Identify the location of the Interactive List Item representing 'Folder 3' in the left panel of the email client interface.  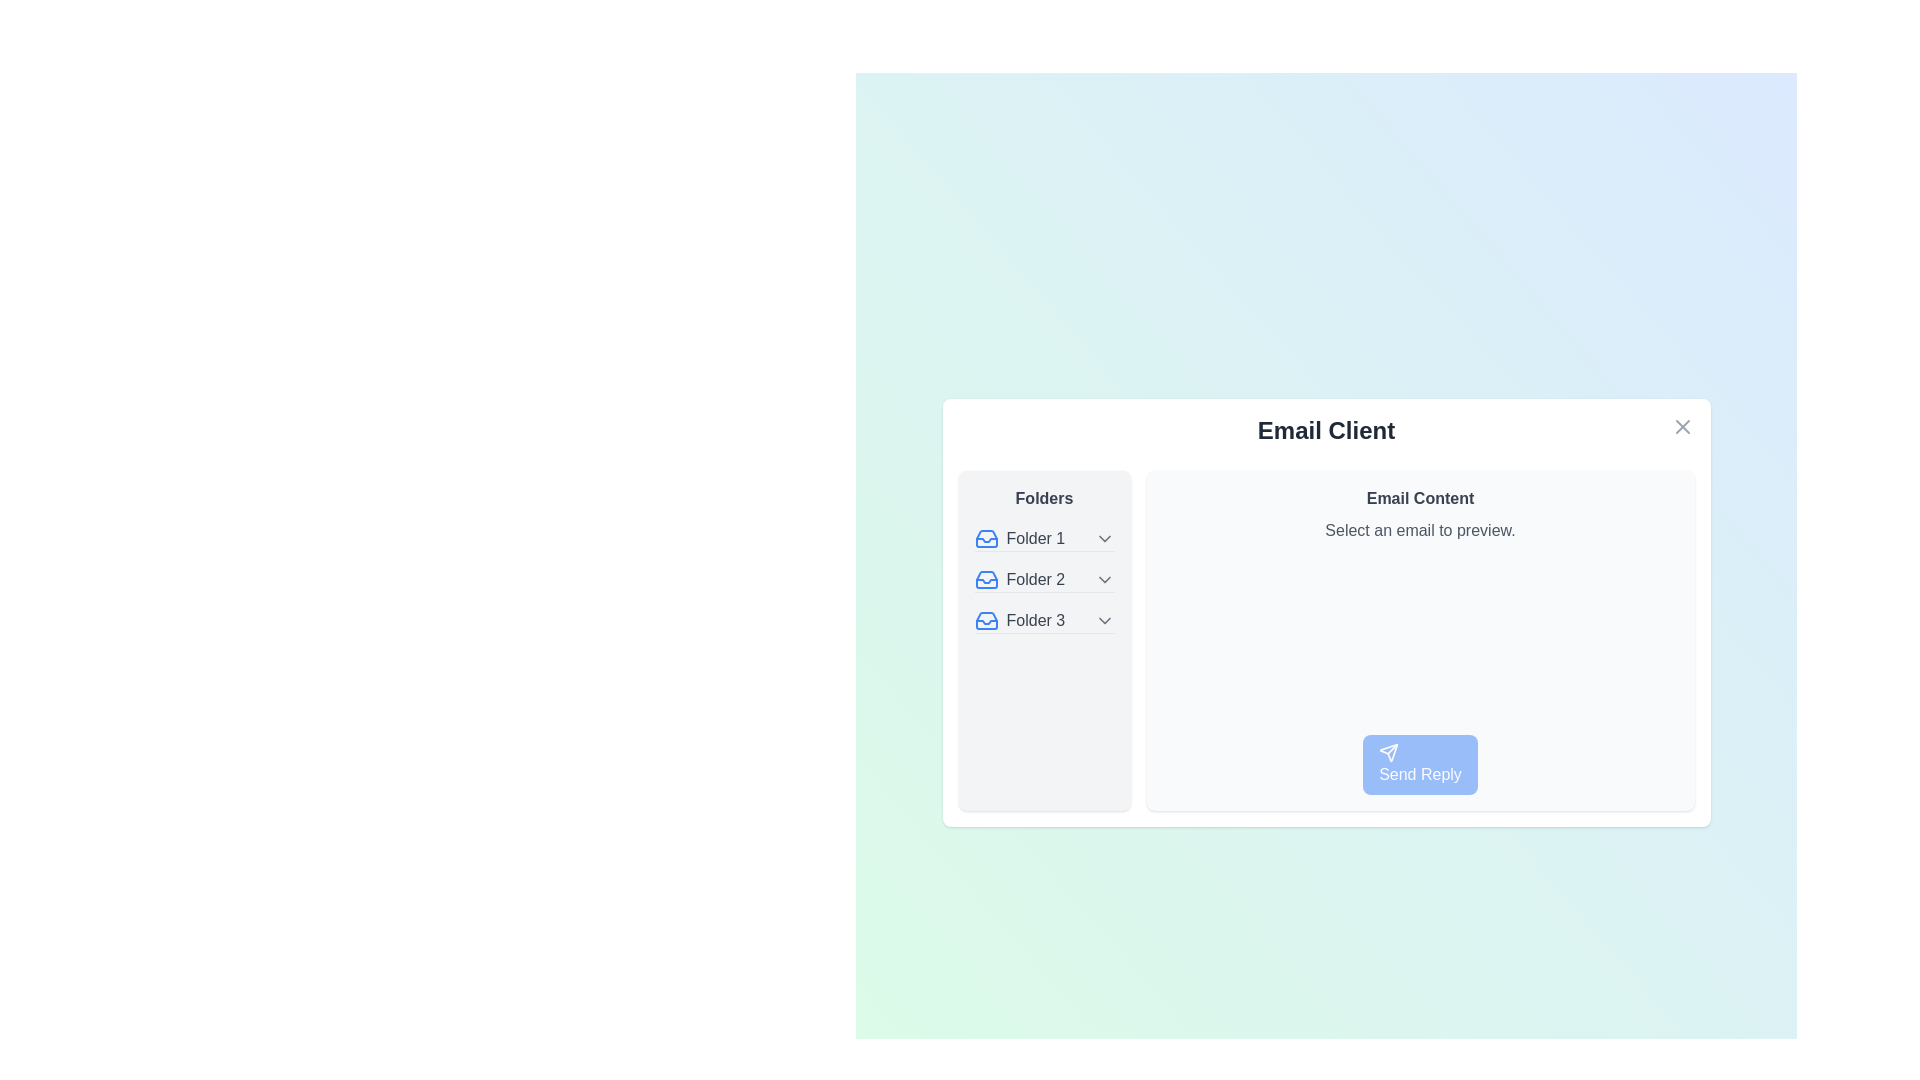
(1043, 620).